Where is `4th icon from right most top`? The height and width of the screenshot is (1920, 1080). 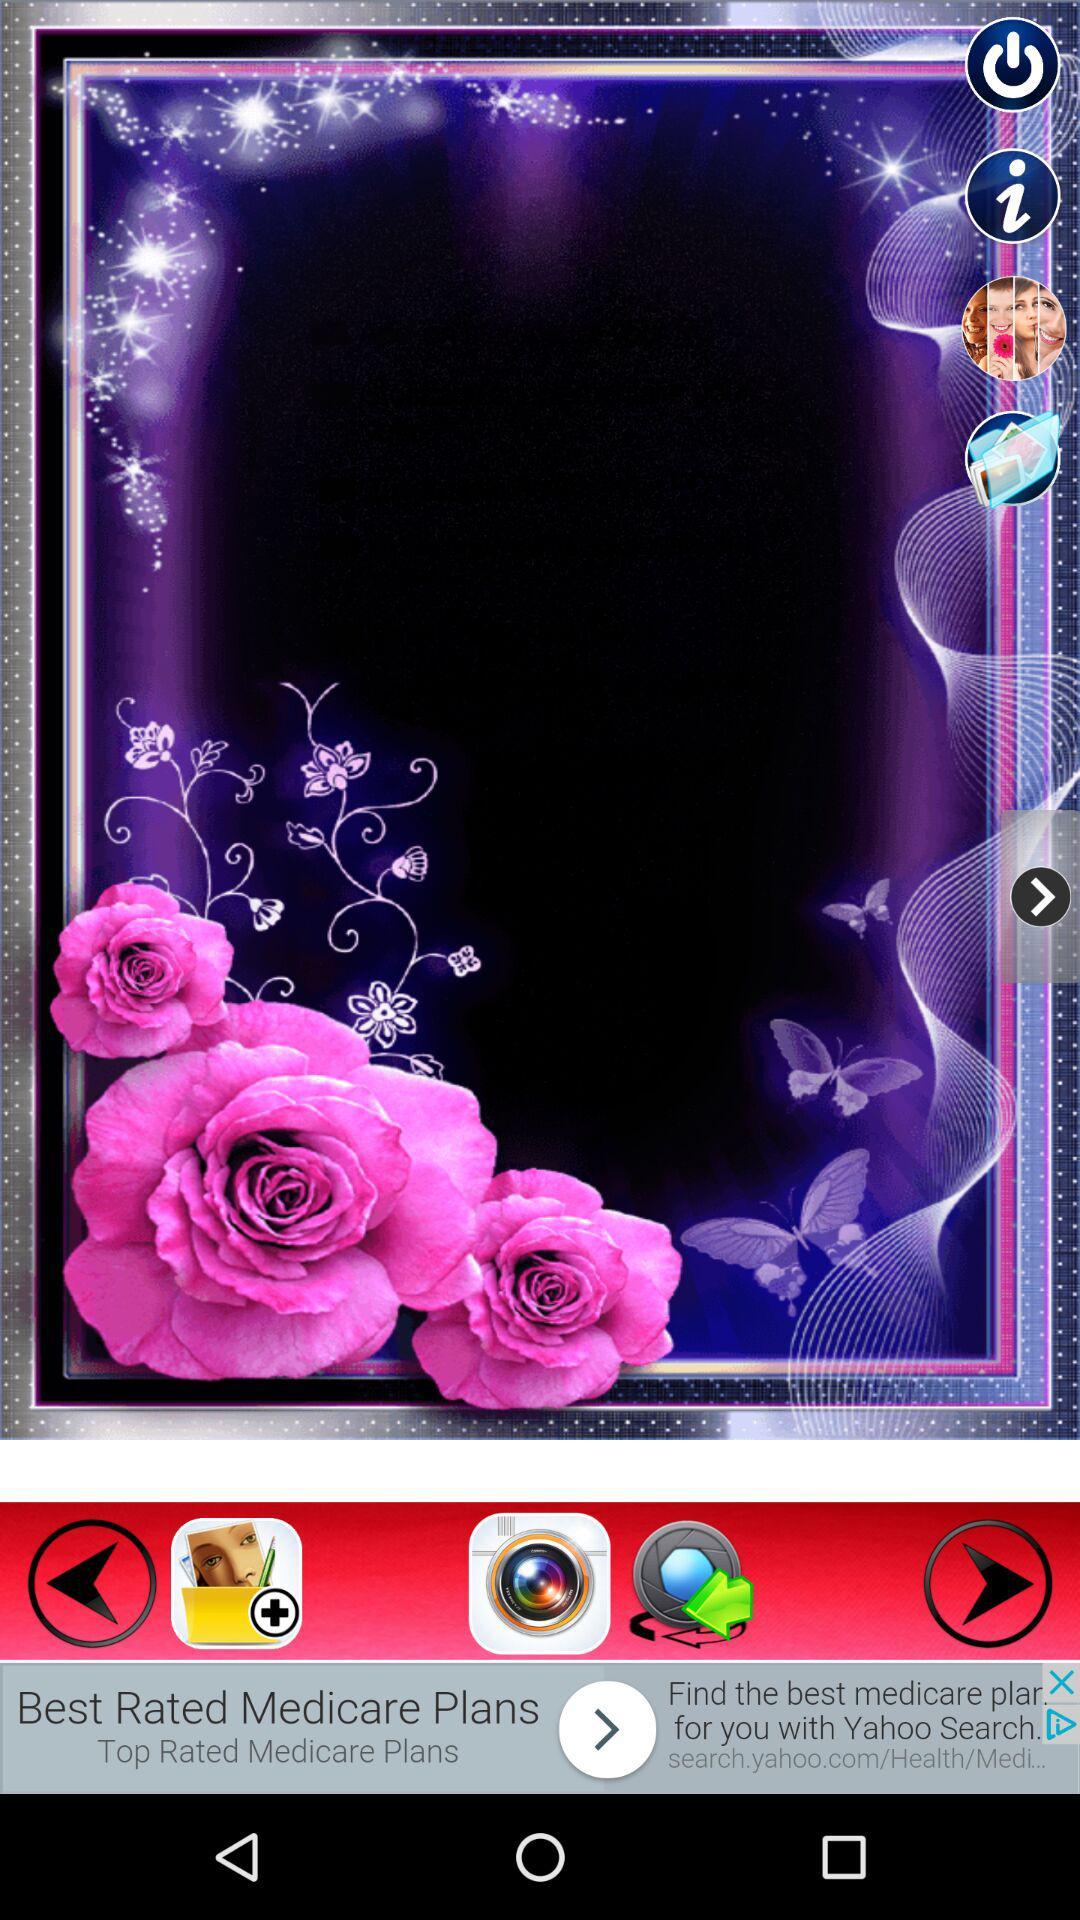 4th icon from right most top is located at coordinates (1014, 458).